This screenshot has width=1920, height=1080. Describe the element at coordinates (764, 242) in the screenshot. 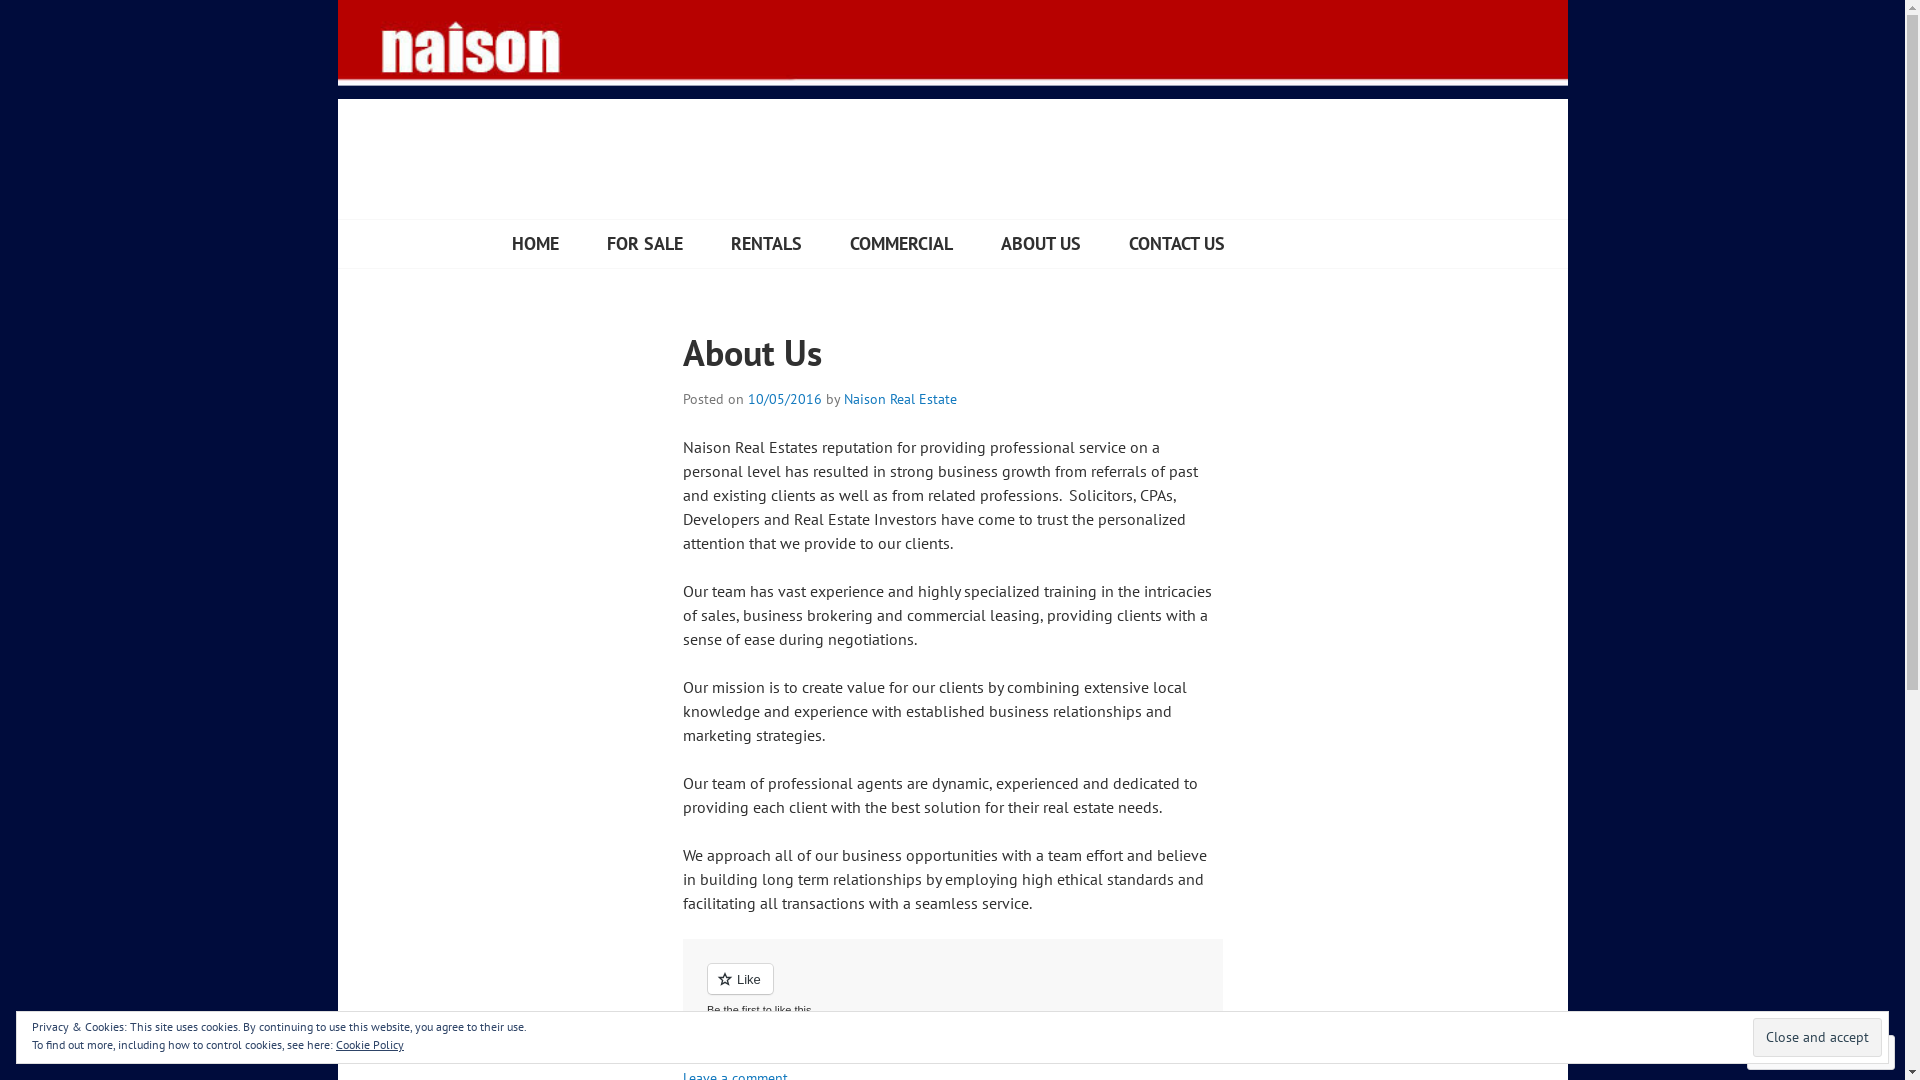

I see `'RENTALS'` at that location.